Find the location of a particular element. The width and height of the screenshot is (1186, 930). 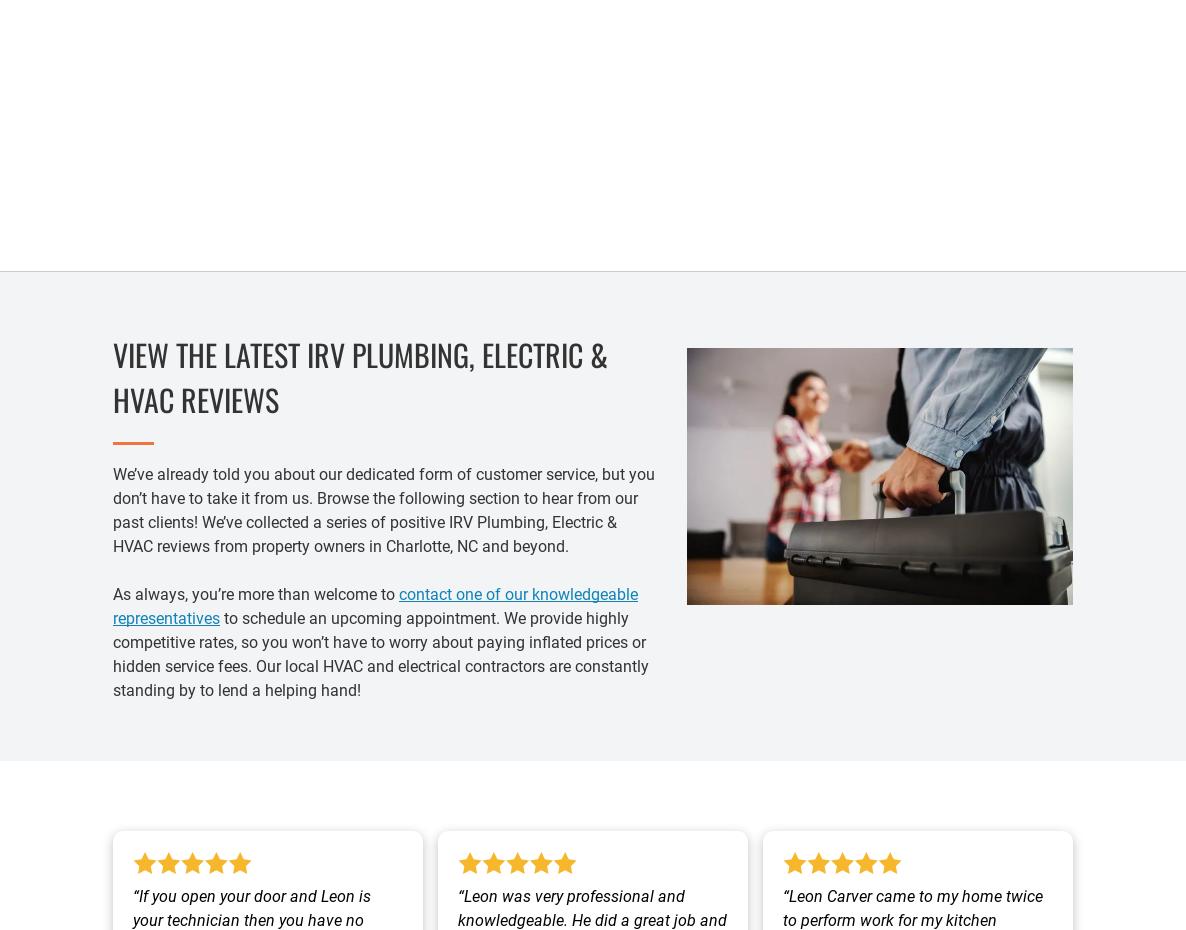

'region. Not only do we function as the area’s trusted electrical contractor, but our technicians provide the very latest in' is located at coordinates (118, 136).